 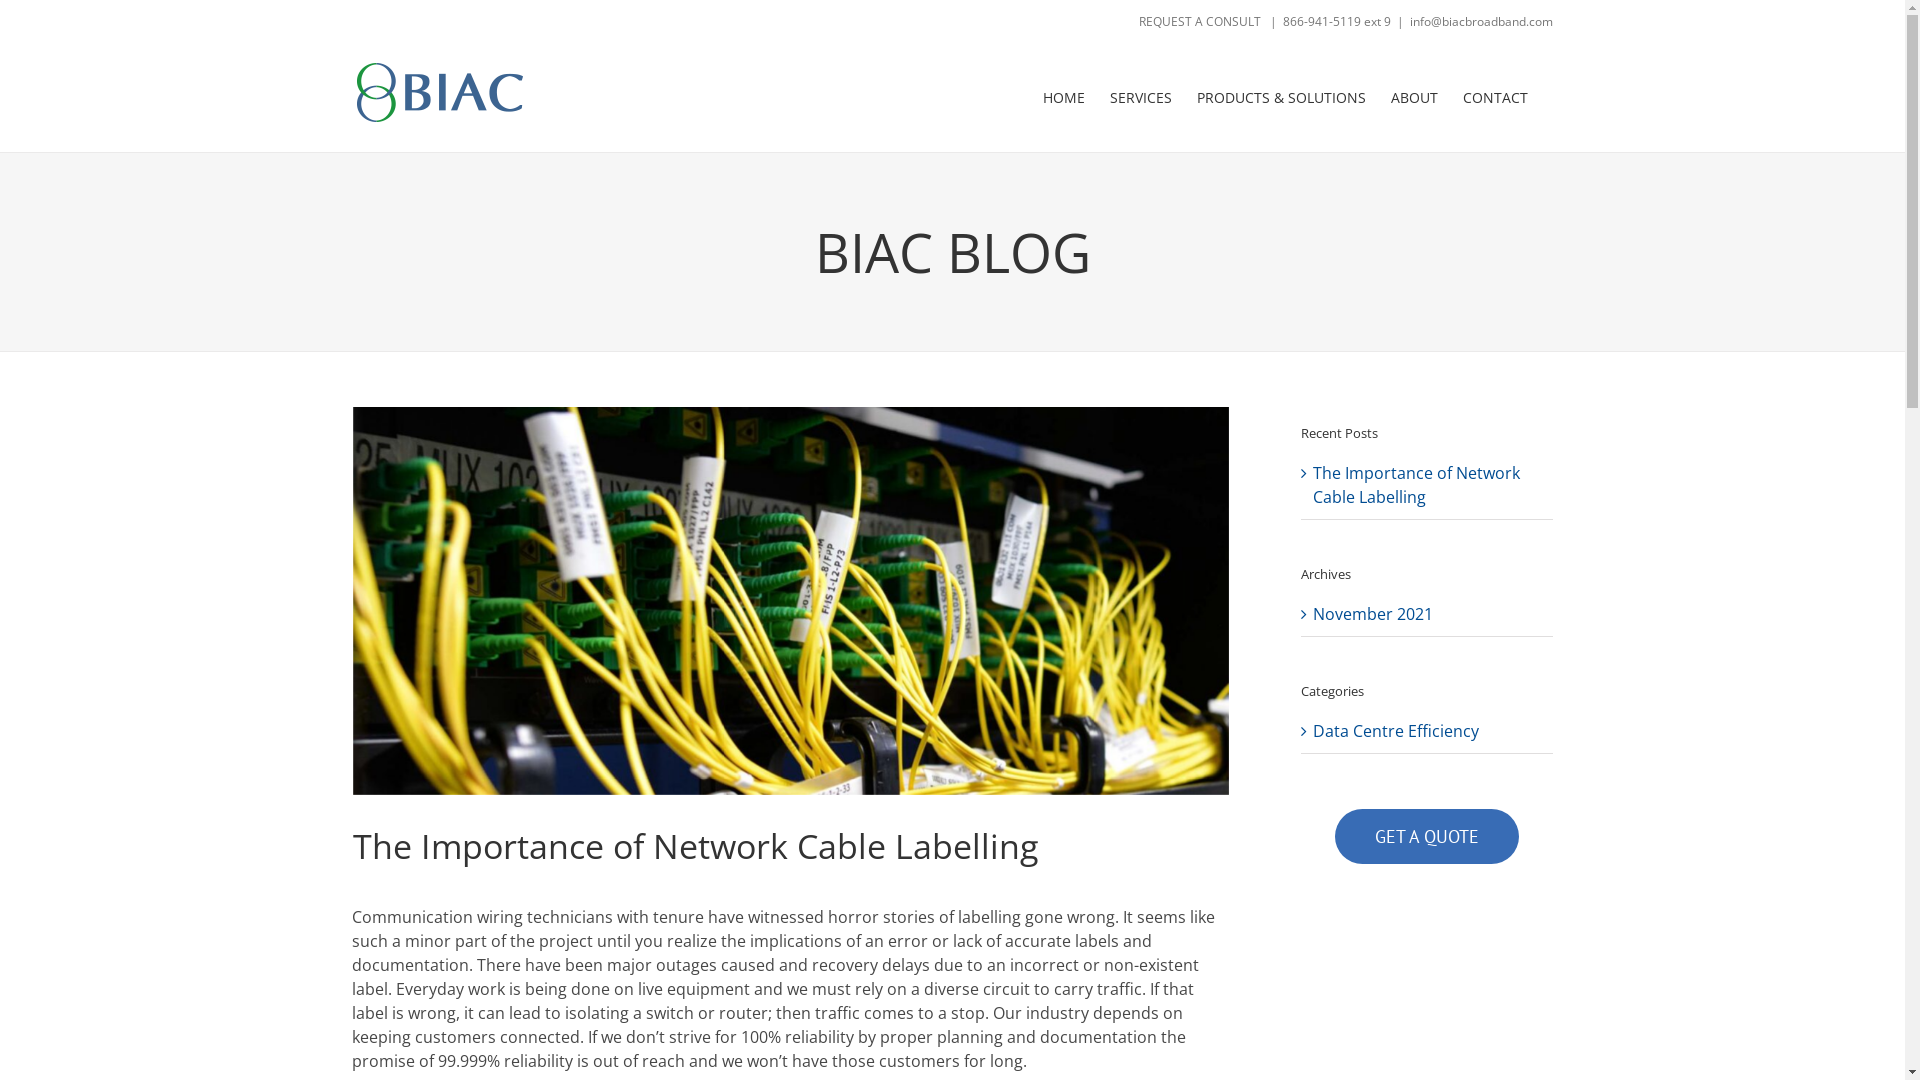 I want to click on 'REQUEST A CONSULT', so click(x=1200, y=21).